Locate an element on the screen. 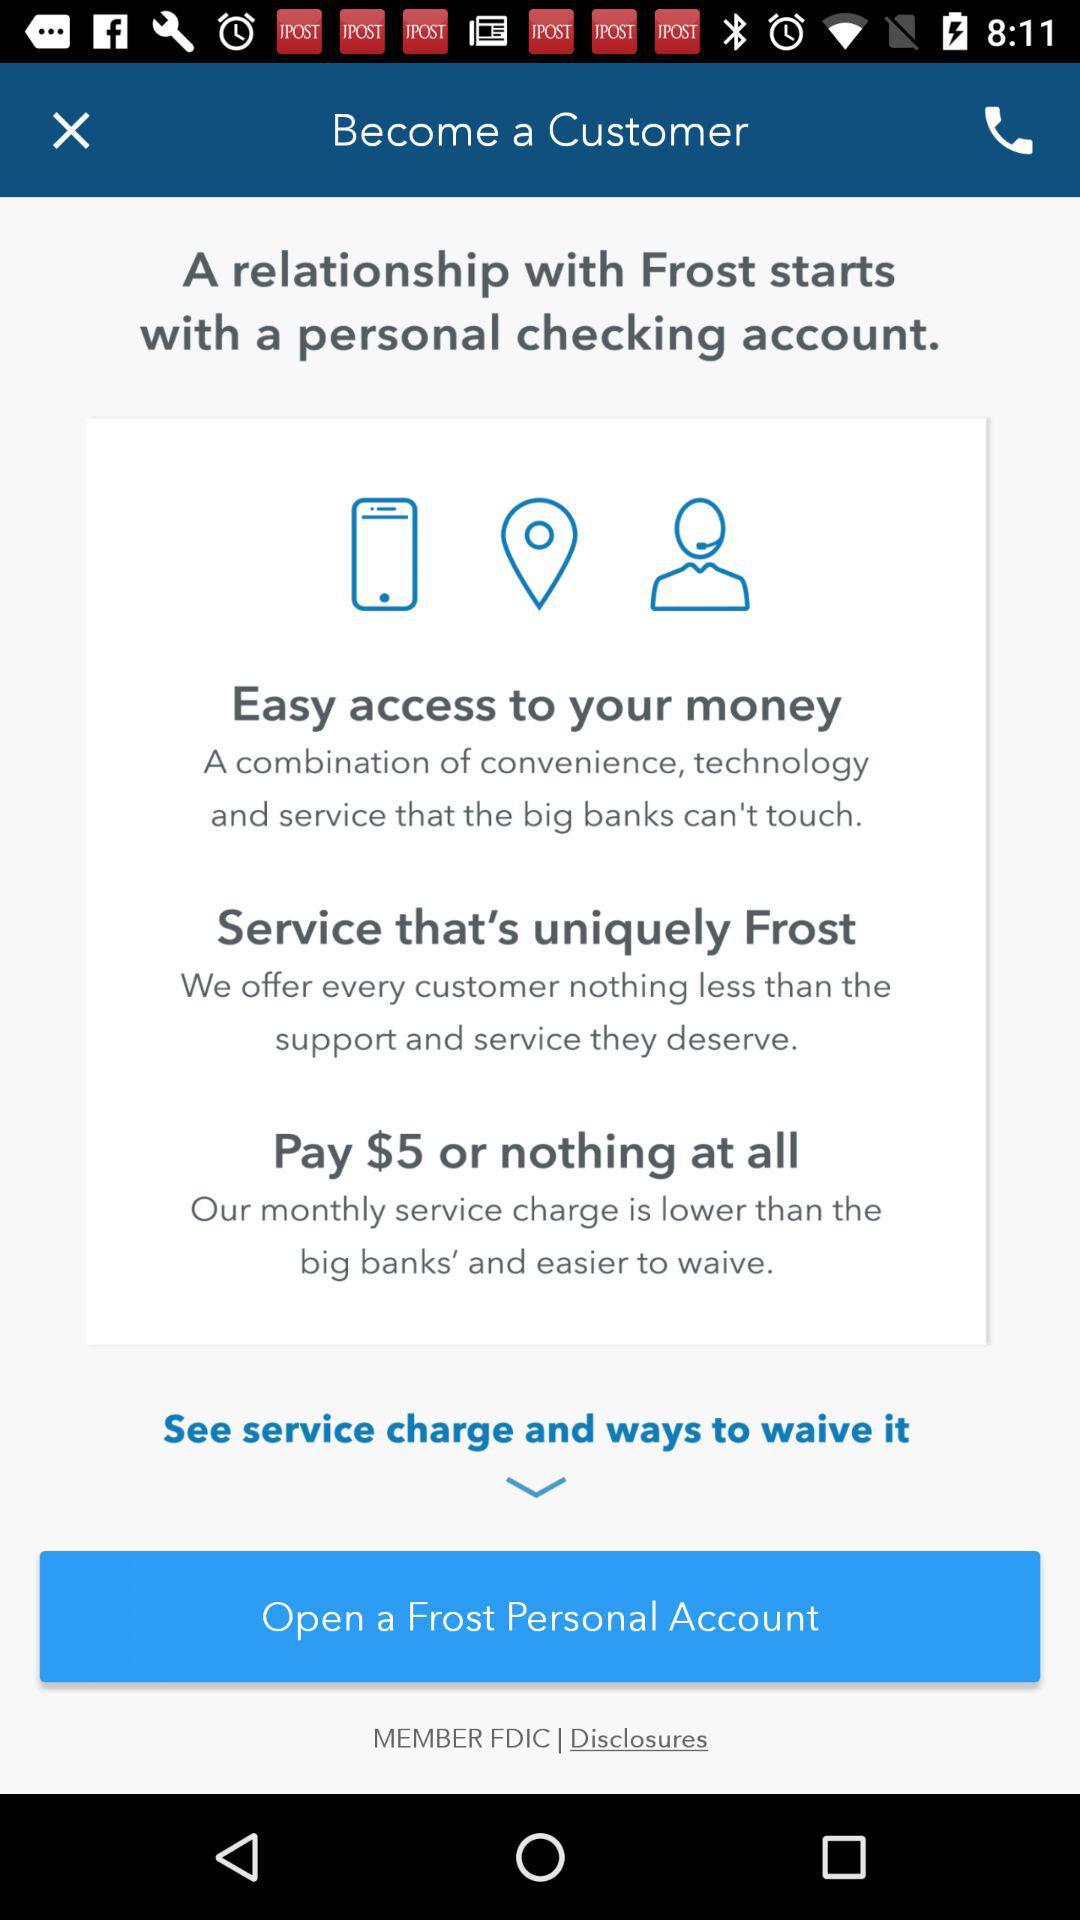 This screenshot has height=1920, width=1080. the item above member fdic | disclosures is located at coordinates (540, 1616).